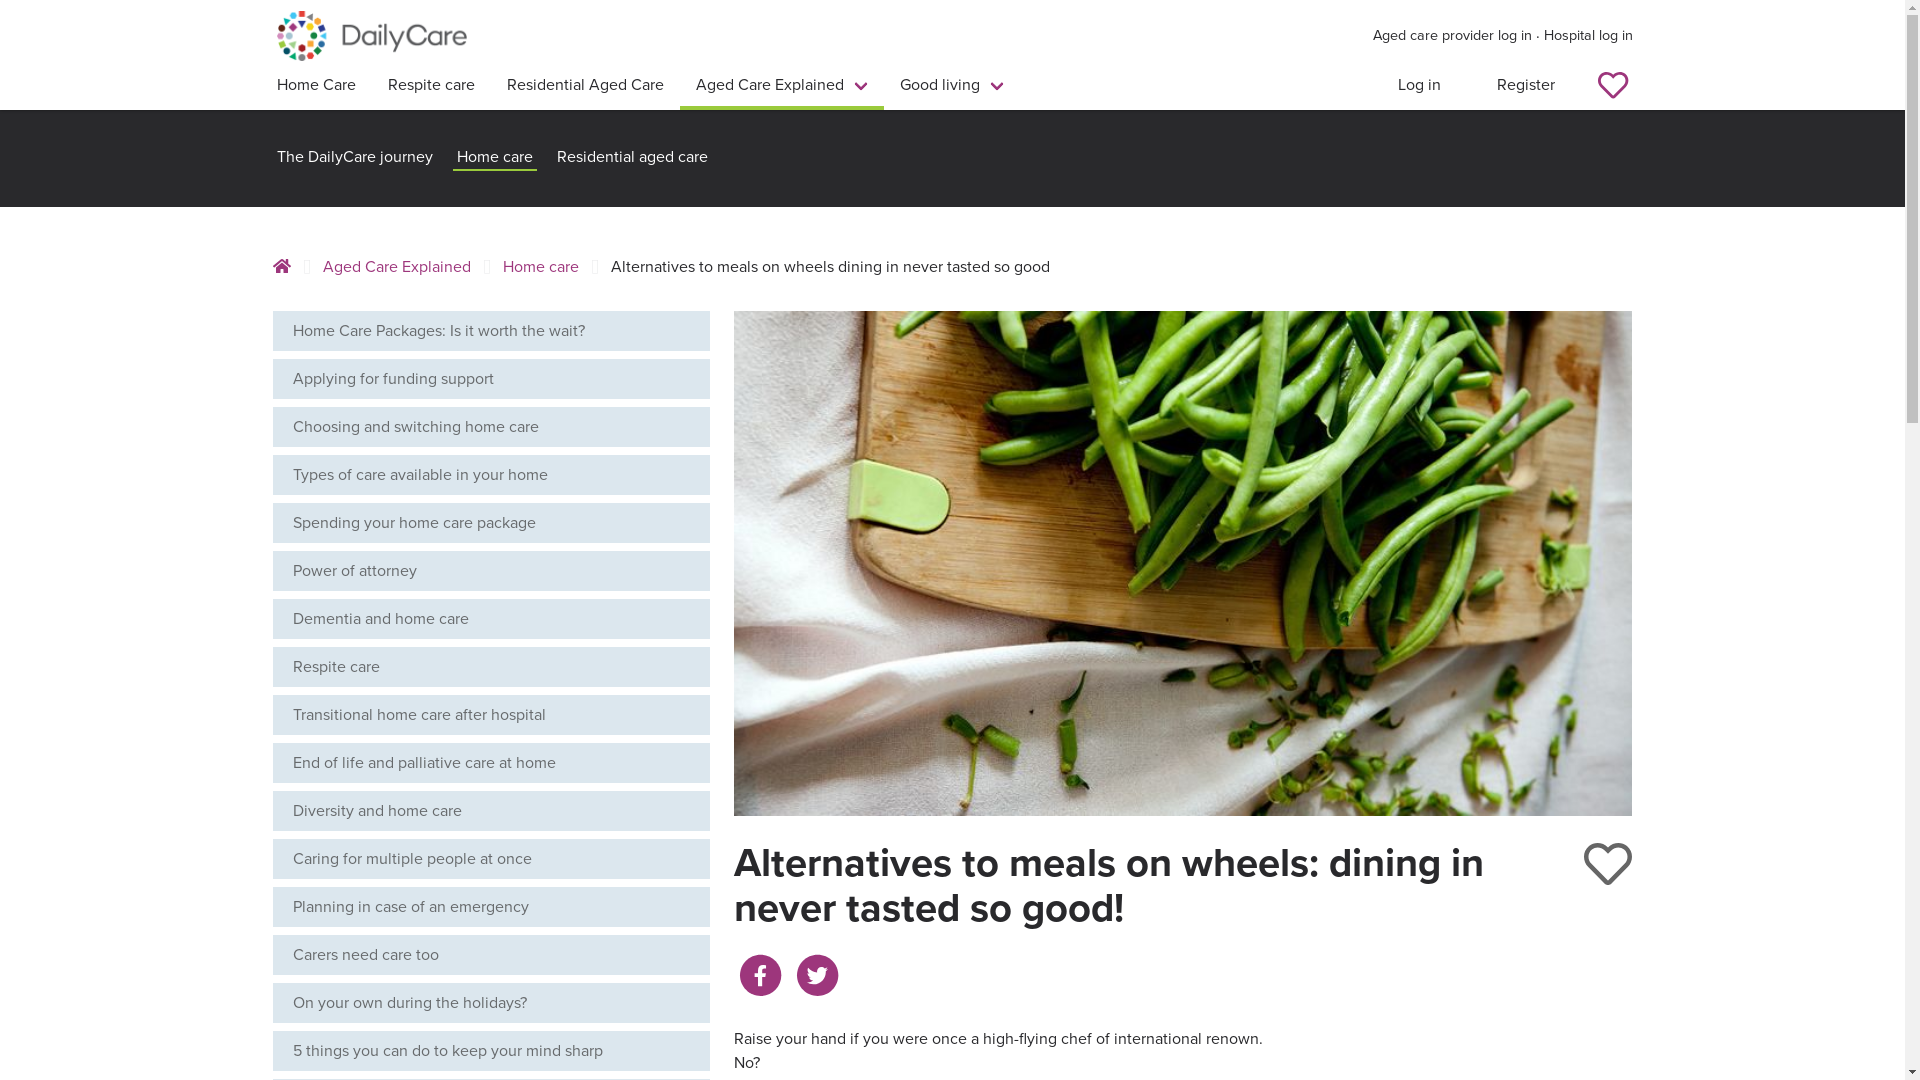 The image size is (1920, 1080). I want to click on 'Aged care provider log in', so click(1451, 35).